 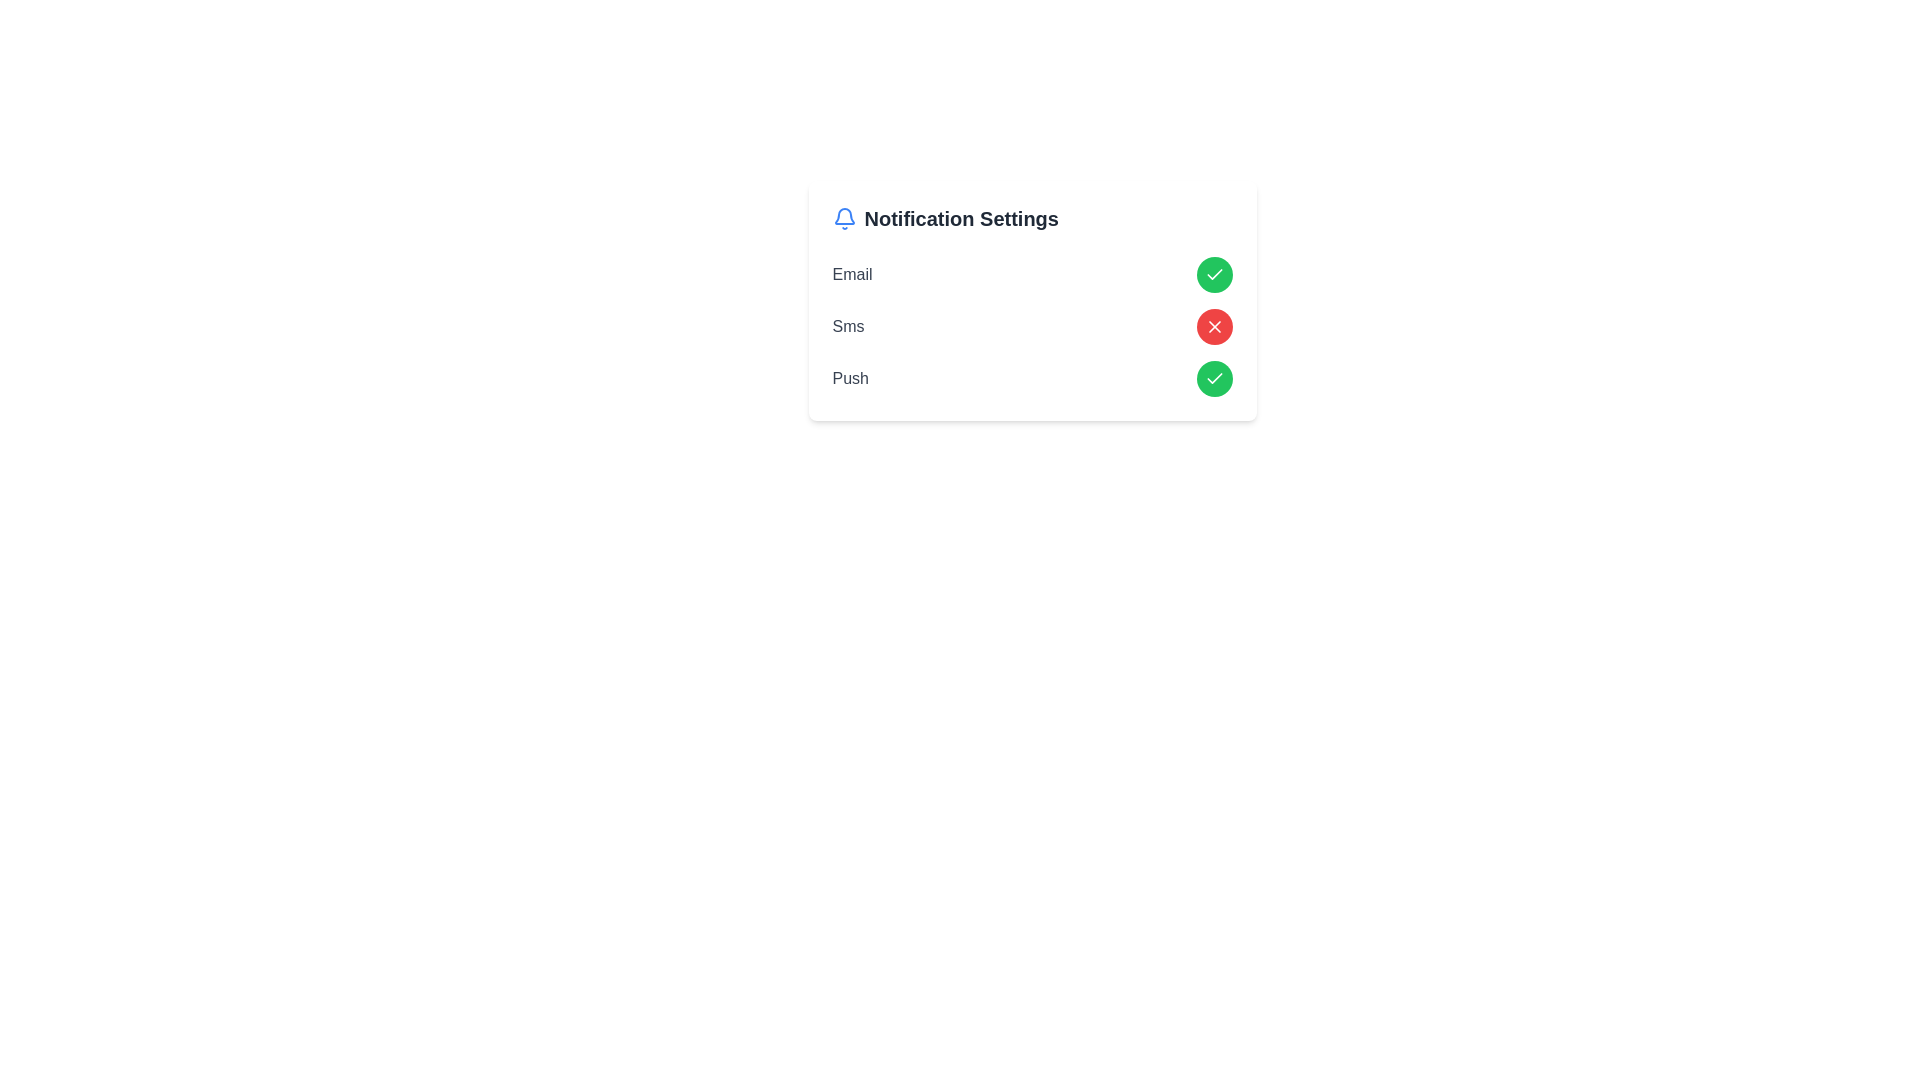 I want to click on the bell icon representing notifications, located, so click(x=844, y=219).